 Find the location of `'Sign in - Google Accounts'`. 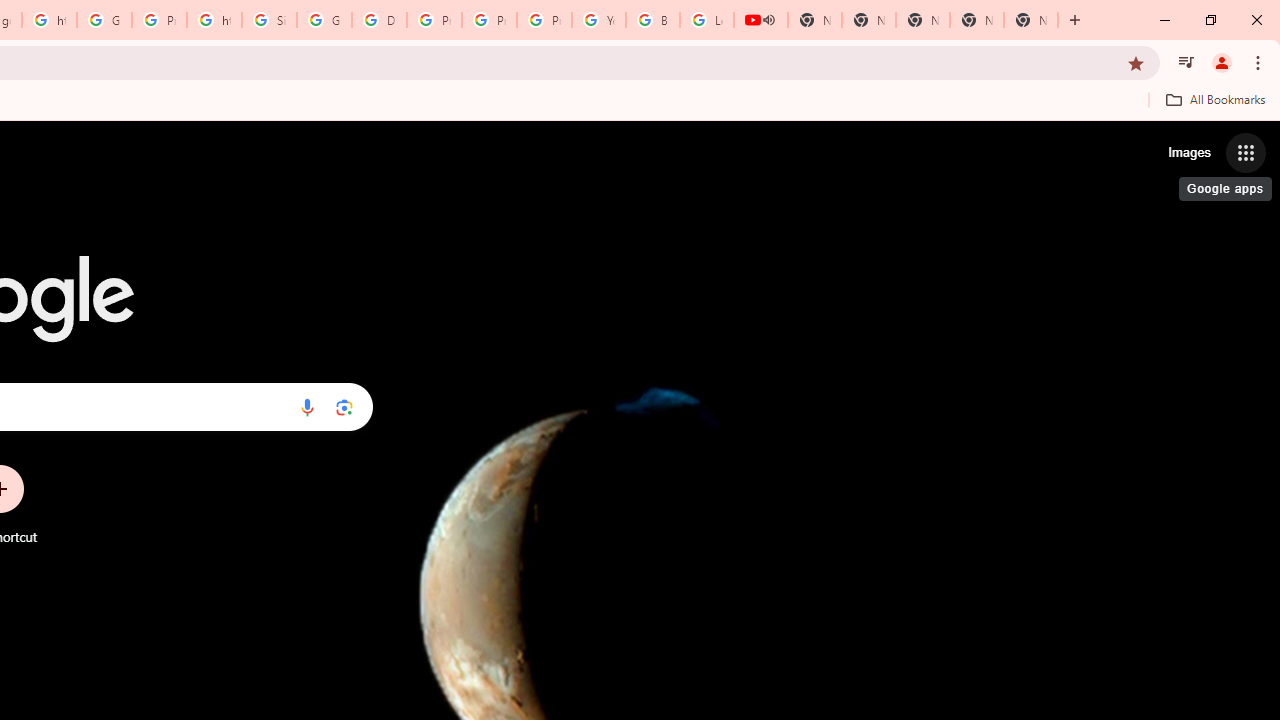

'Sign in - Google Accounts' is located at coordinates (268, 20).